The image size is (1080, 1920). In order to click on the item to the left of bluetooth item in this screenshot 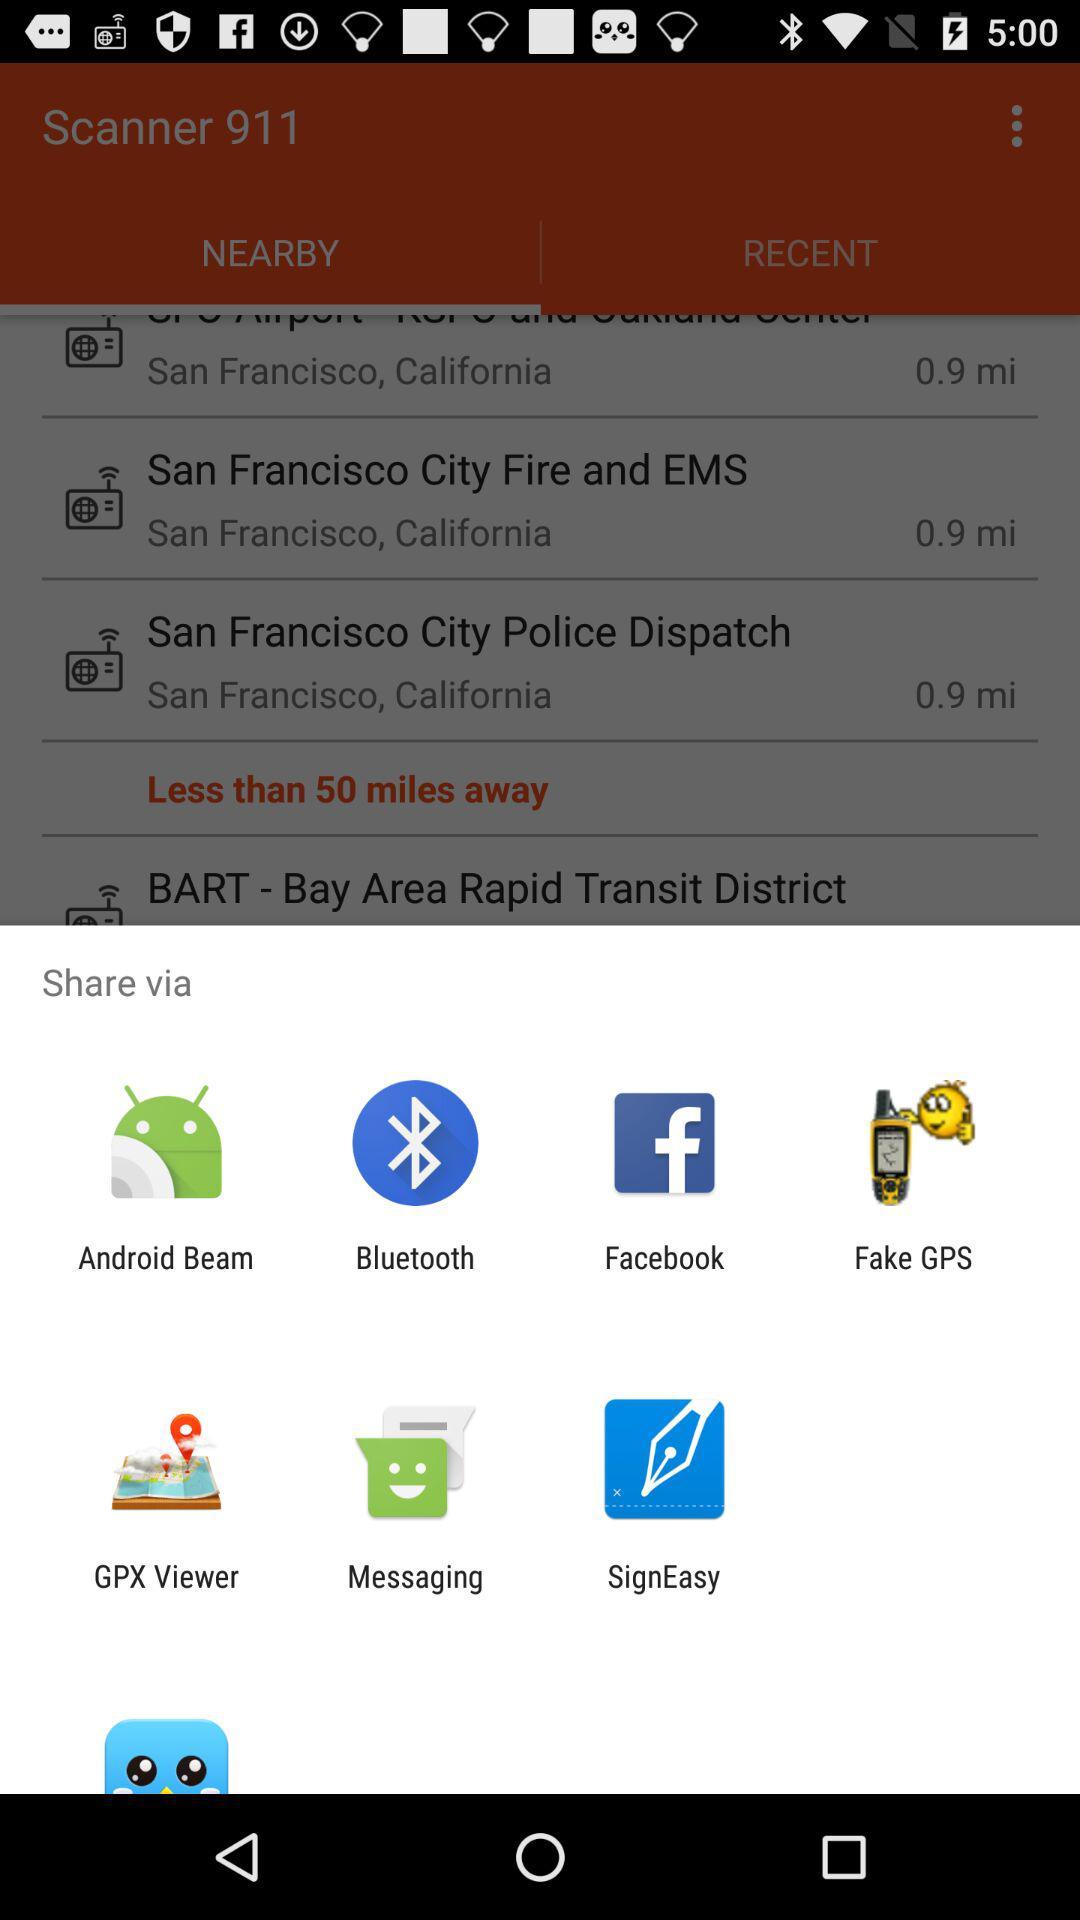, I will do `click(165, 1274)`.